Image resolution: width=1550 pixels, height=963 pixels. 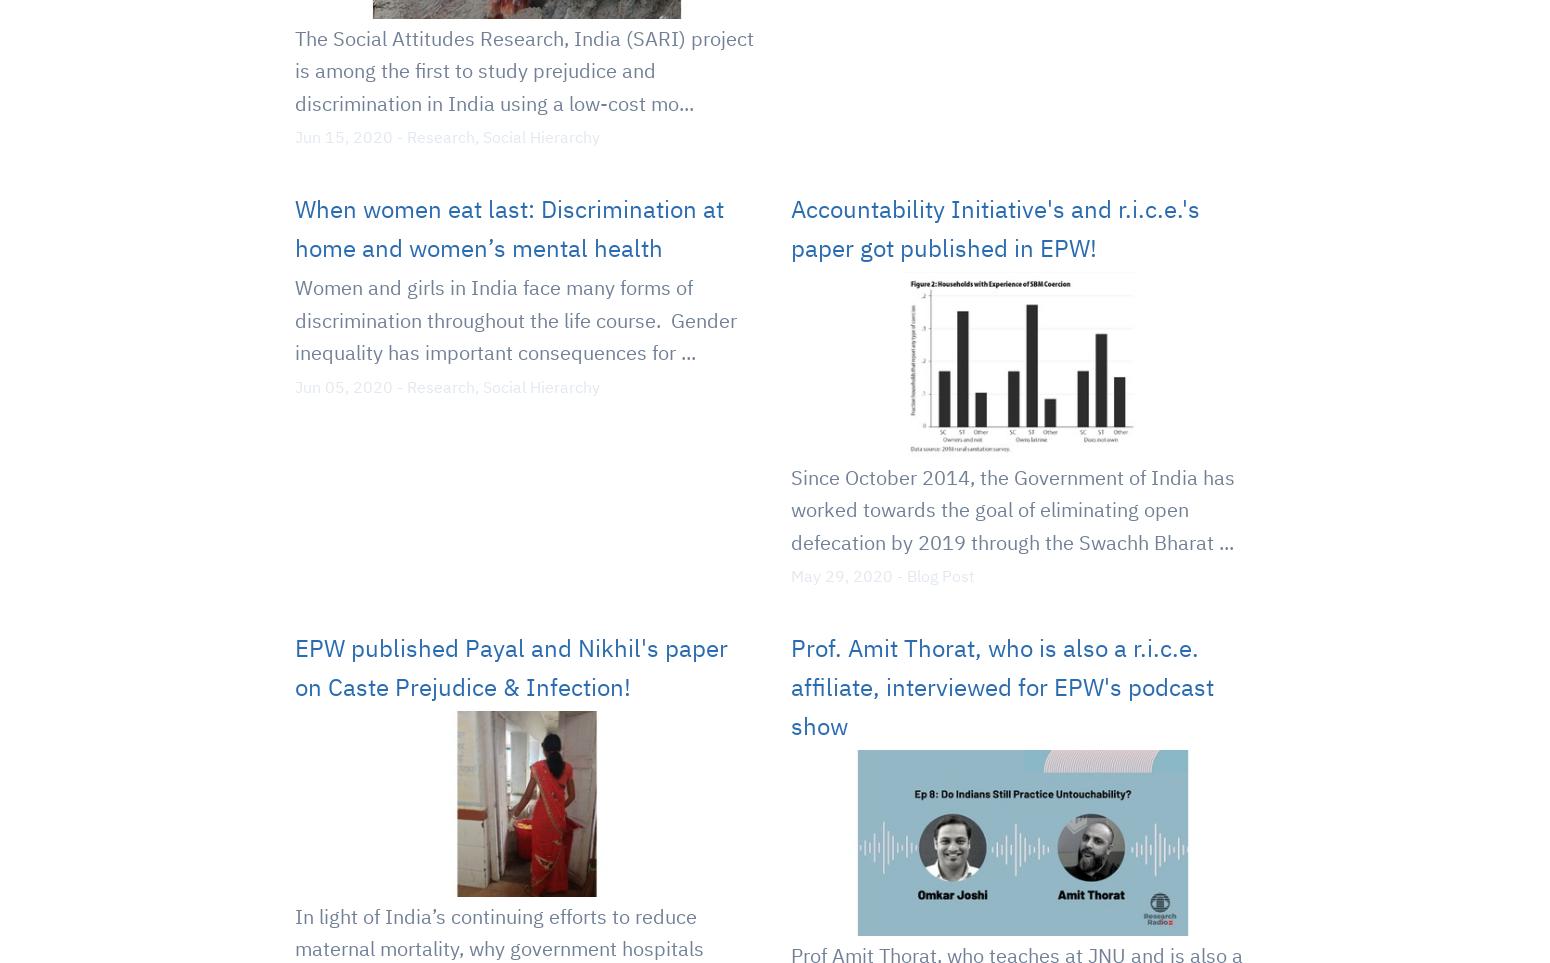 I want to click on 'When women eat last: Discrimination at home and women’s mental health', so click(x=508, y=228).